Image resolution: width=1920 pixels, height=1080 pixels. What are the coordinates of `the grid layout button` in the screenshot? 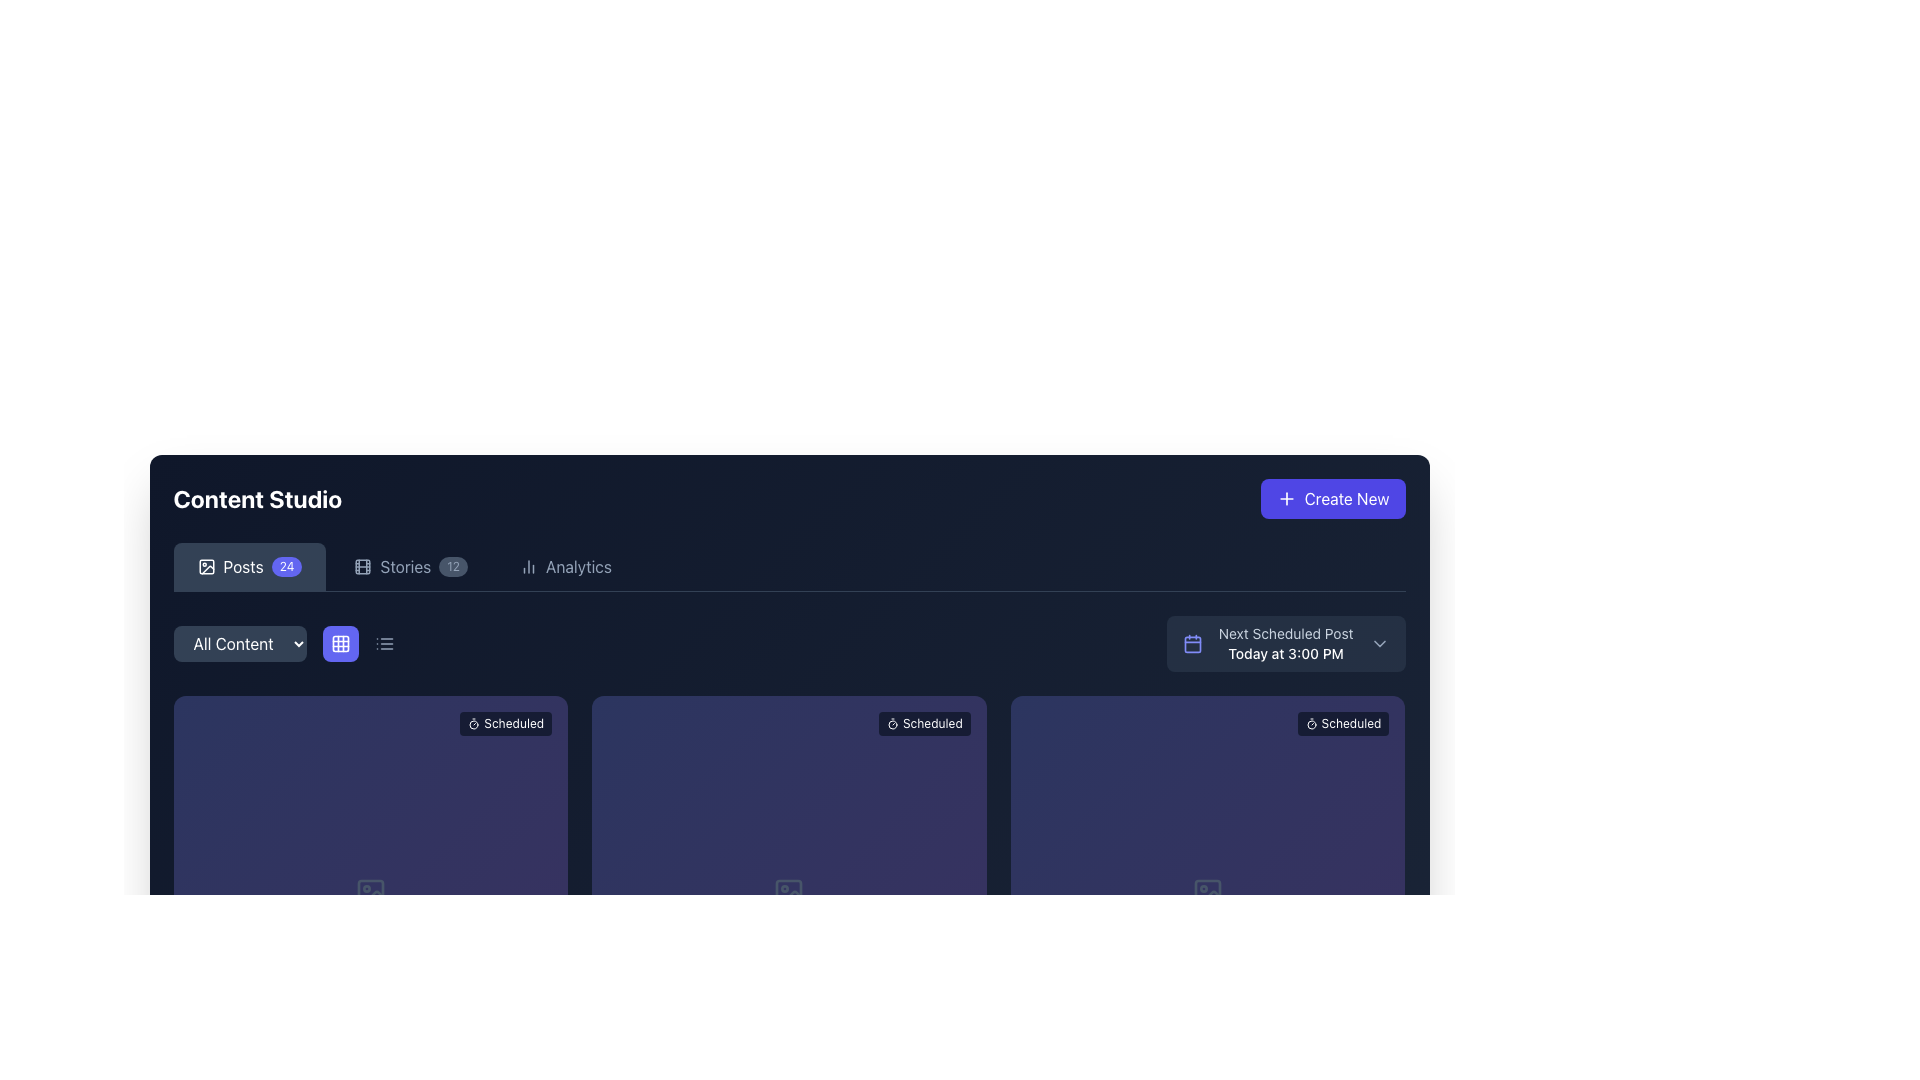 It's located at (340, 644).